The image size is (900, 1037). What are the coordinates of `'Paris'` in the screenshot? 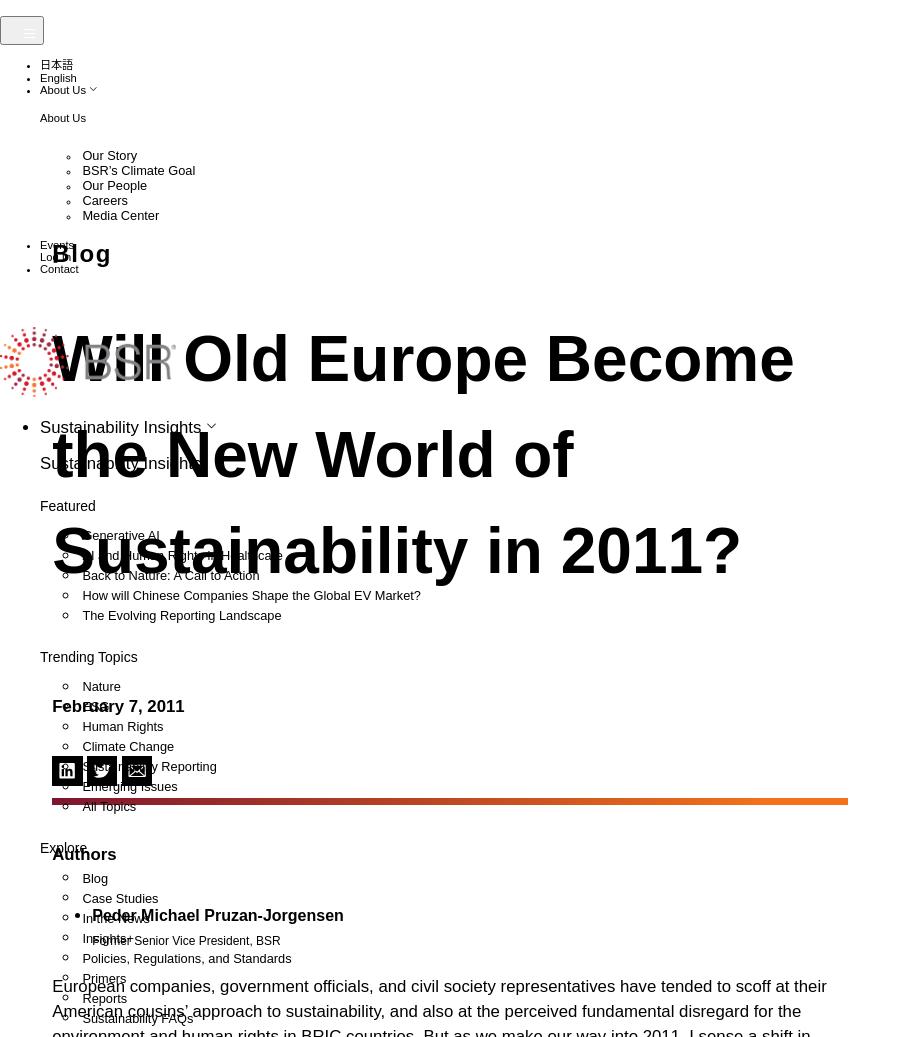 It's located at (90, 531).